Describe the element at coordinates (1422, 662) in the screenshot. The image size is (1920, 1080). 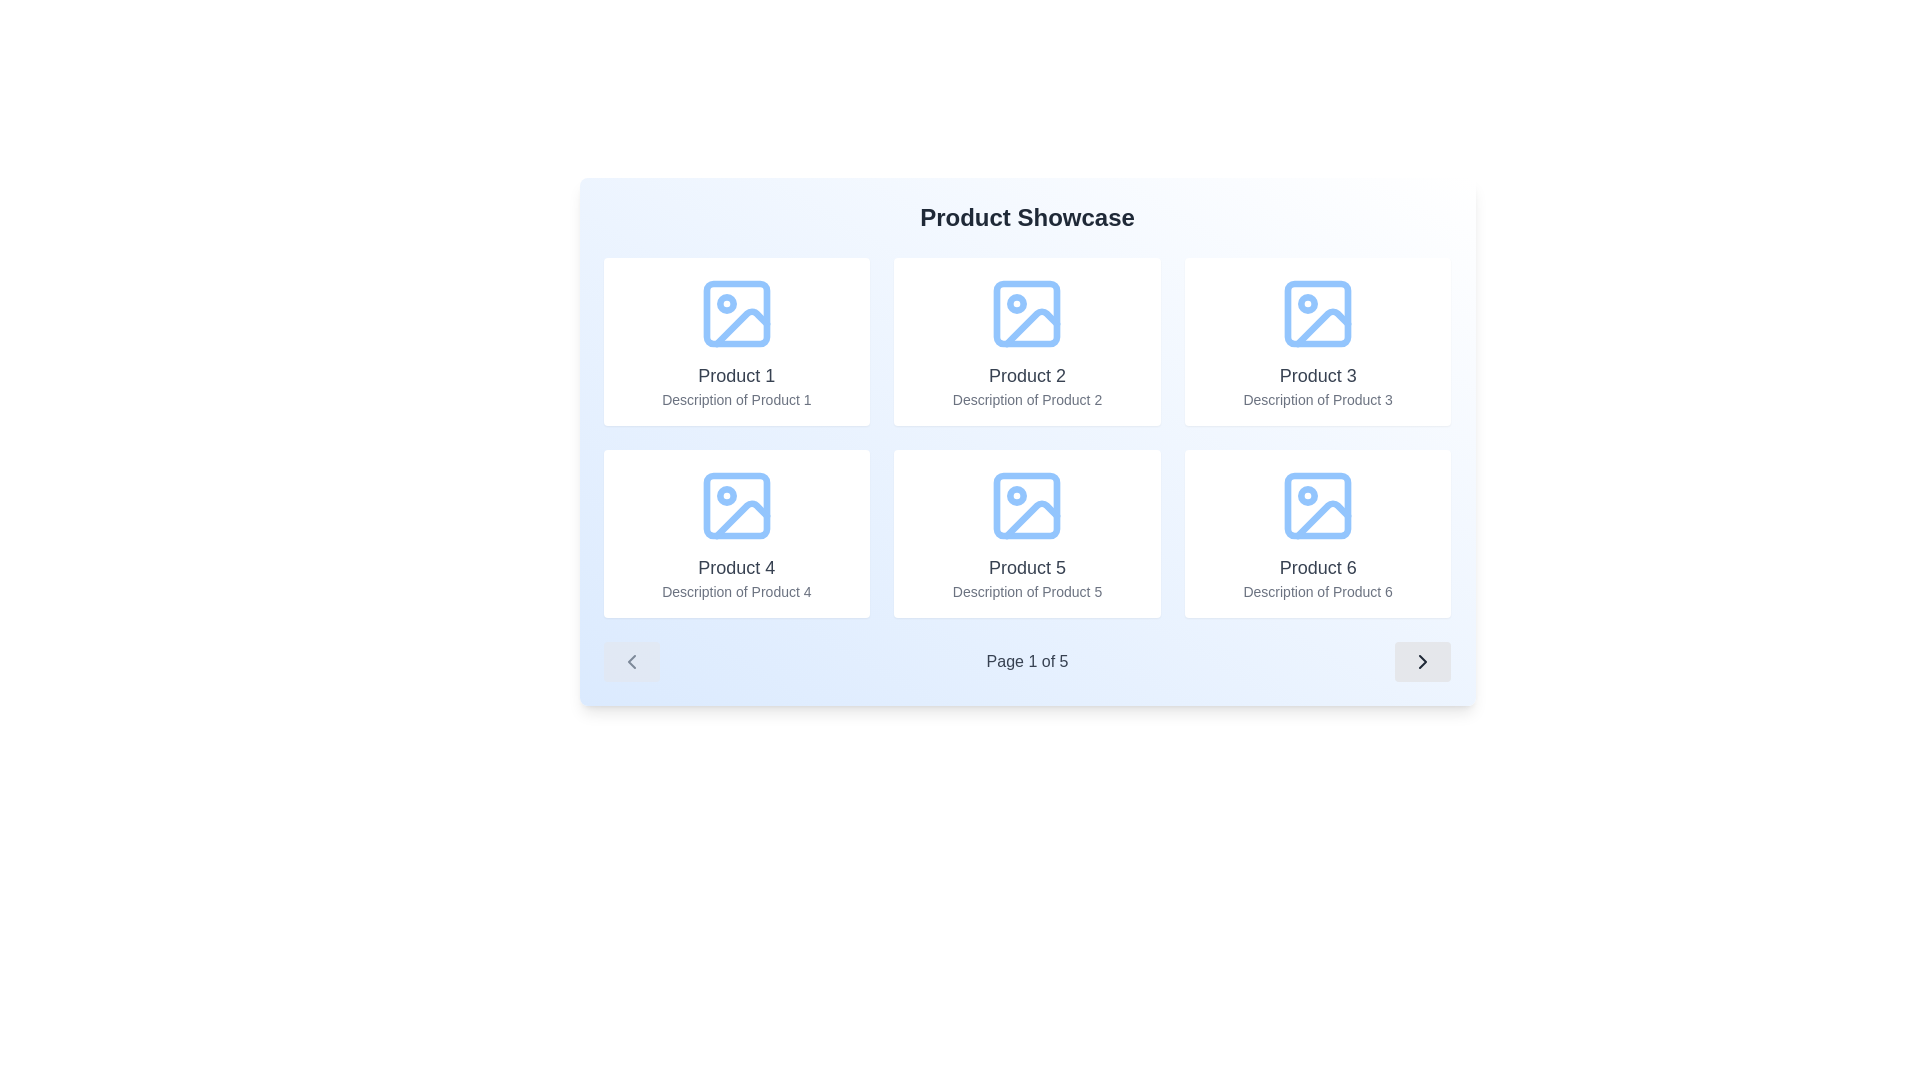
I see `the right-facing chevron arrow icon located near the bottom right corner of the interface` at that location.